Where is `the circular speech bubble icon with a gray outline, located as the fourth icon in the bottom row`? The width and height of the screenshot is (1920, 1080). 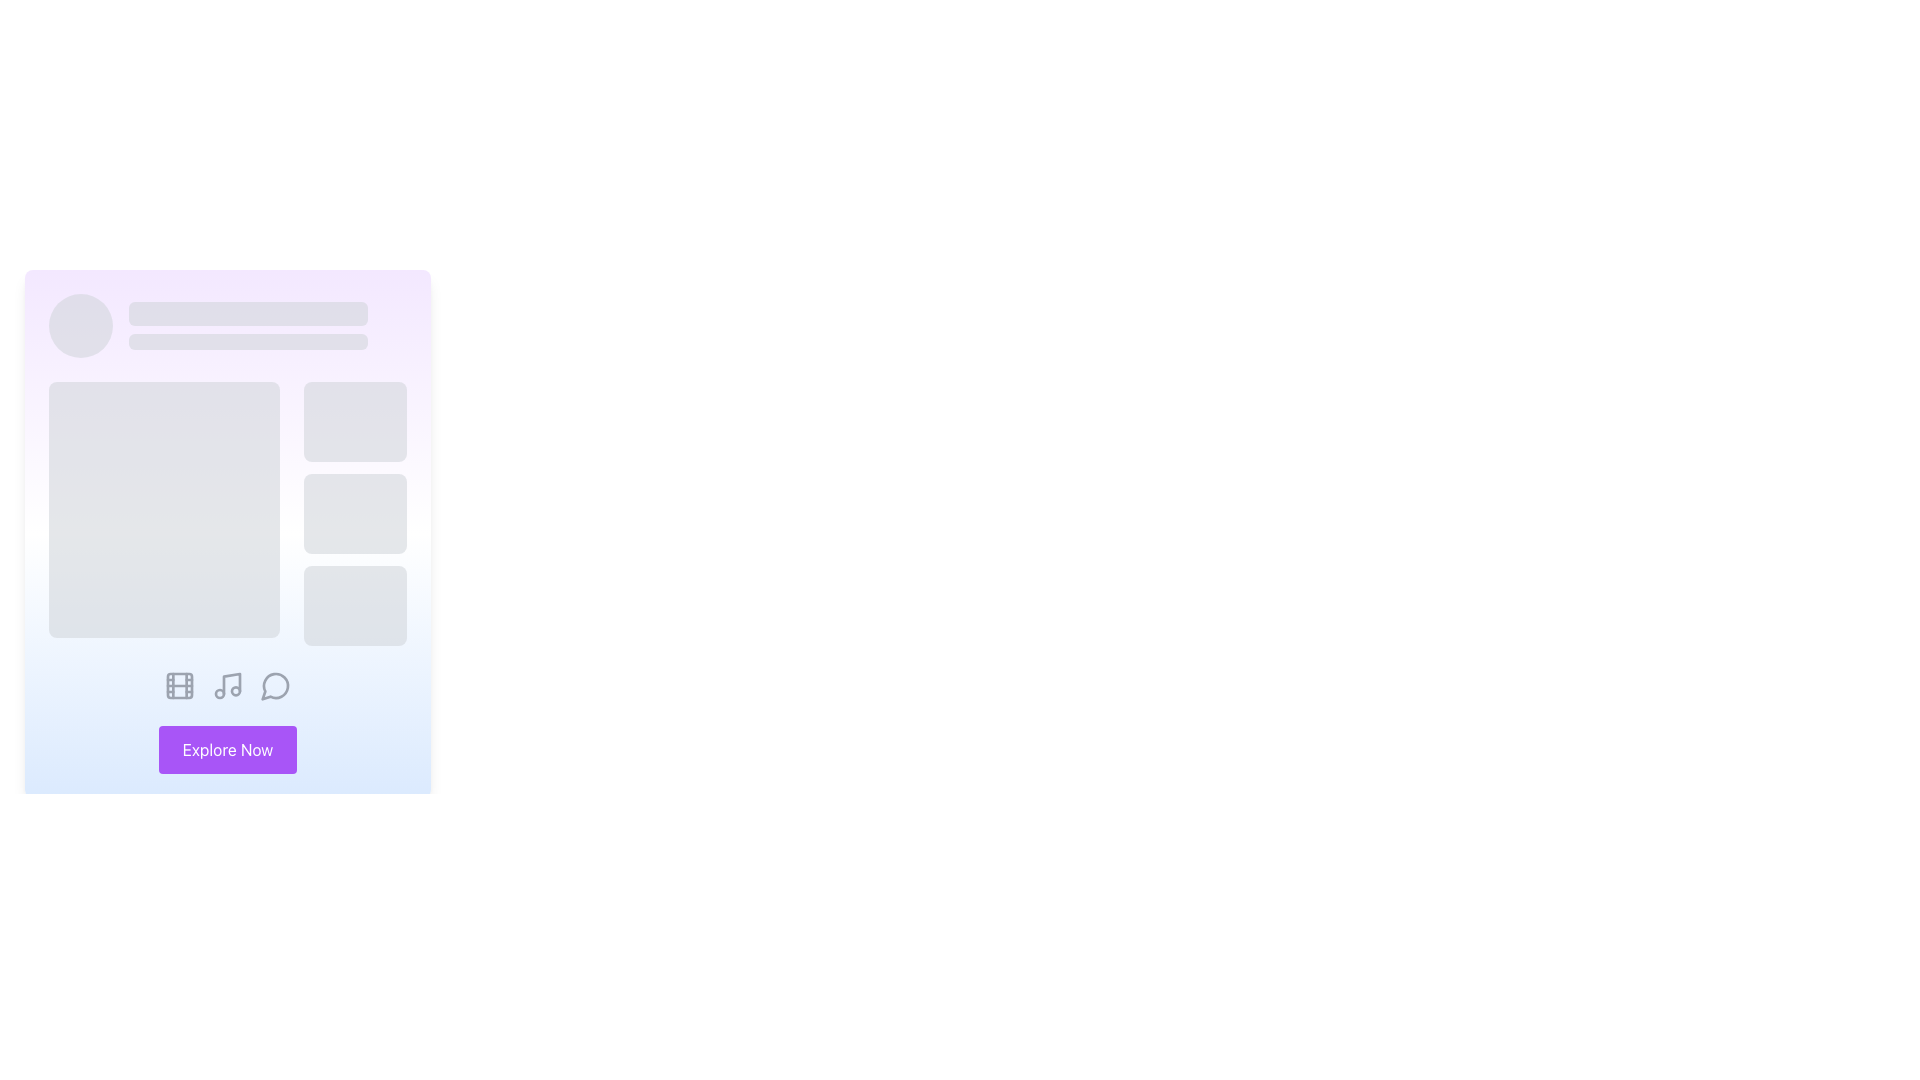 the circular speech bubble icon with a gray outline, located as the fourth icon in the bottom row is located at coordinates (274, 685).